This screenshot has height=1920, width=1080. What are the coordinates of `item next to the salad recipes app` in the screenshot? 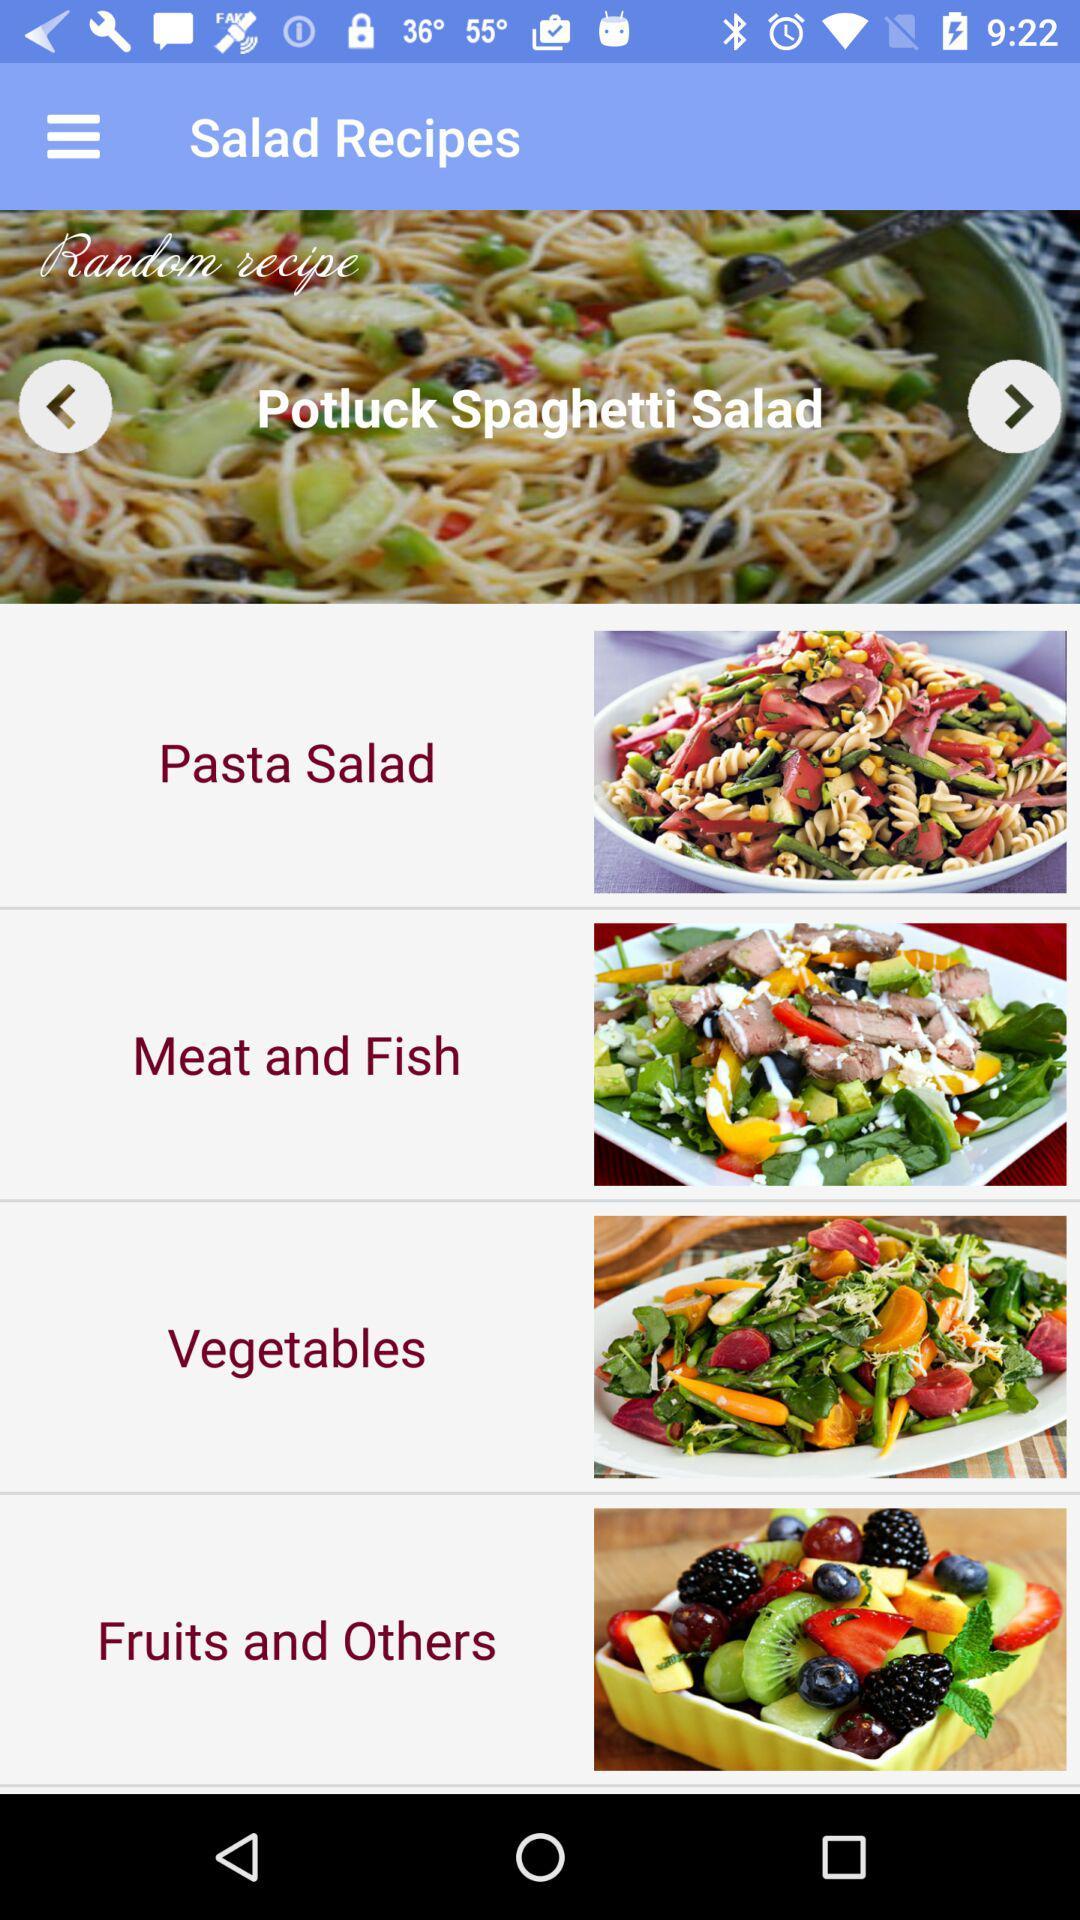 It's located at (72, 135).